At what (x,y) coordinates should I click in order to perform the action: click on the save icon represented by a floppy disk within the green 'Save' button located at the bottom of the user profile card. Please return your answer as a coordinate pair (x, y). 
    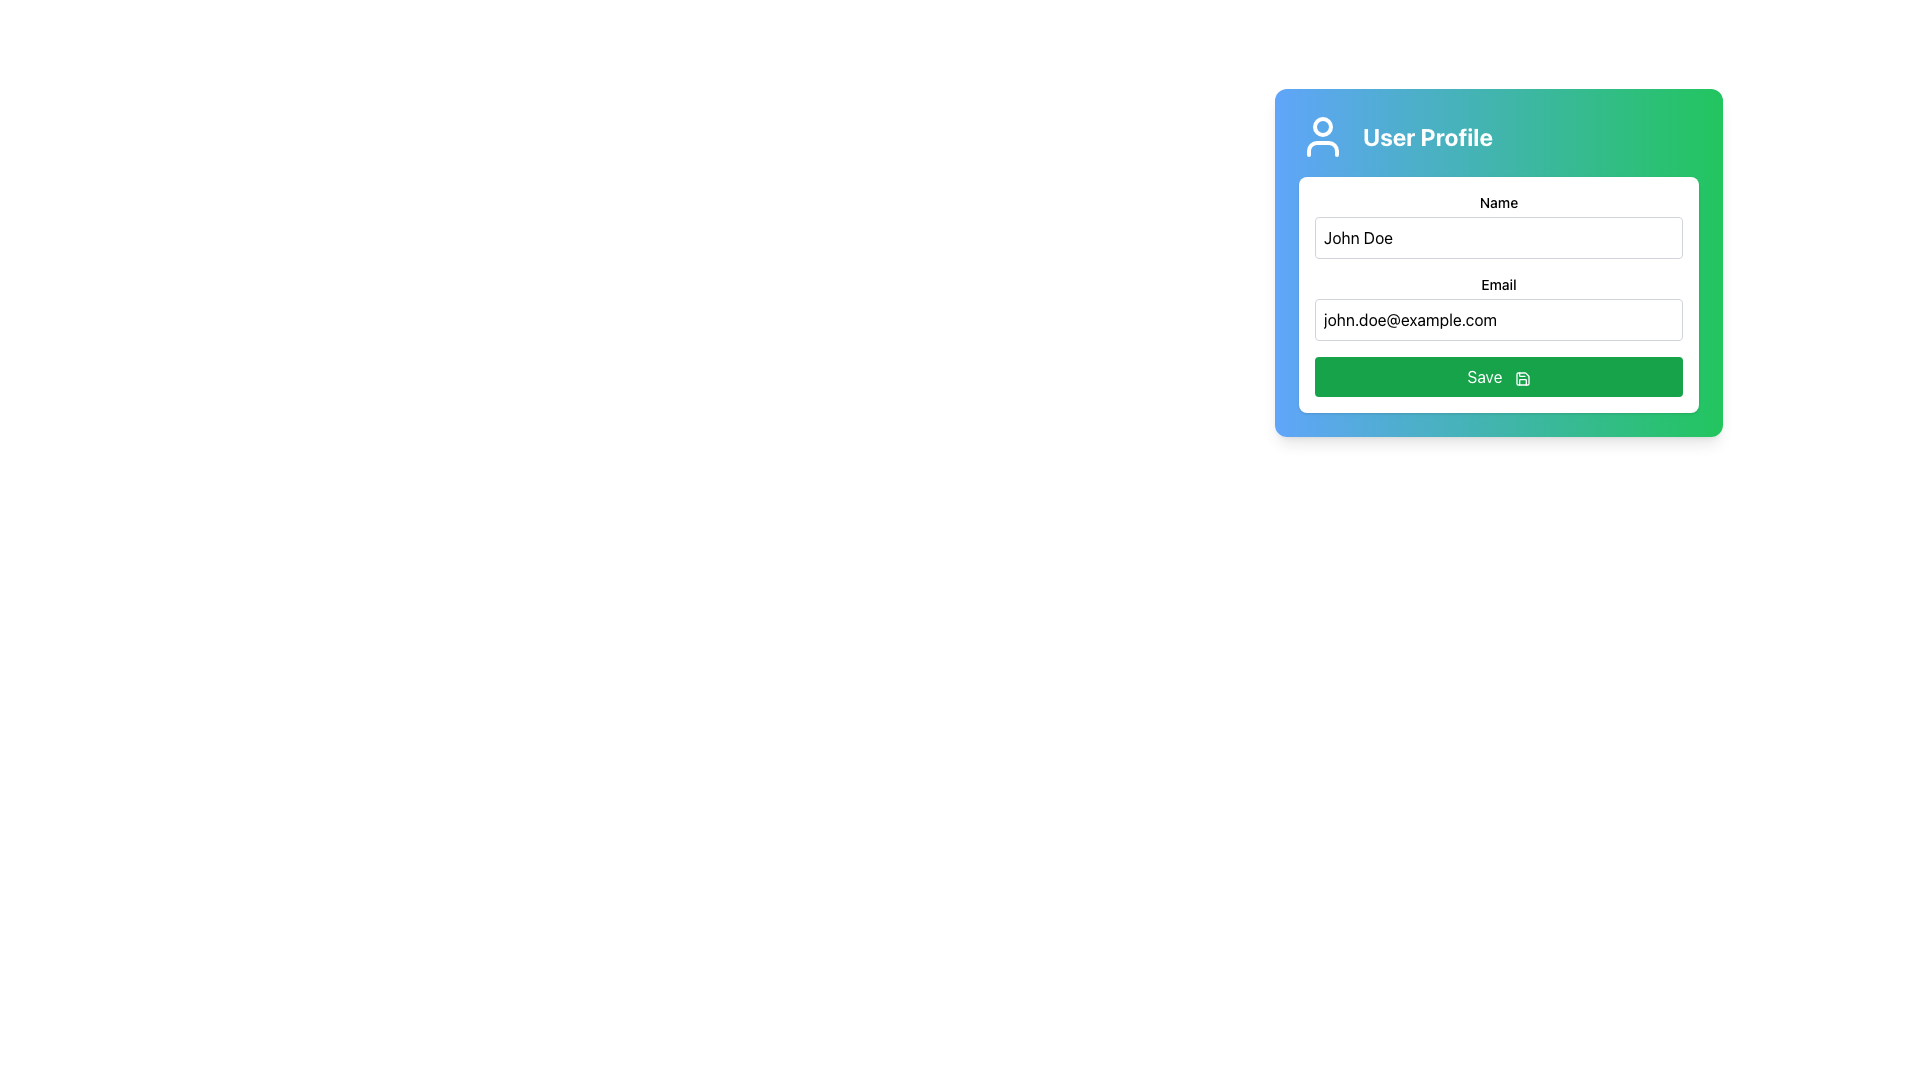
    Looking at the image, I should click on (1521, 378).